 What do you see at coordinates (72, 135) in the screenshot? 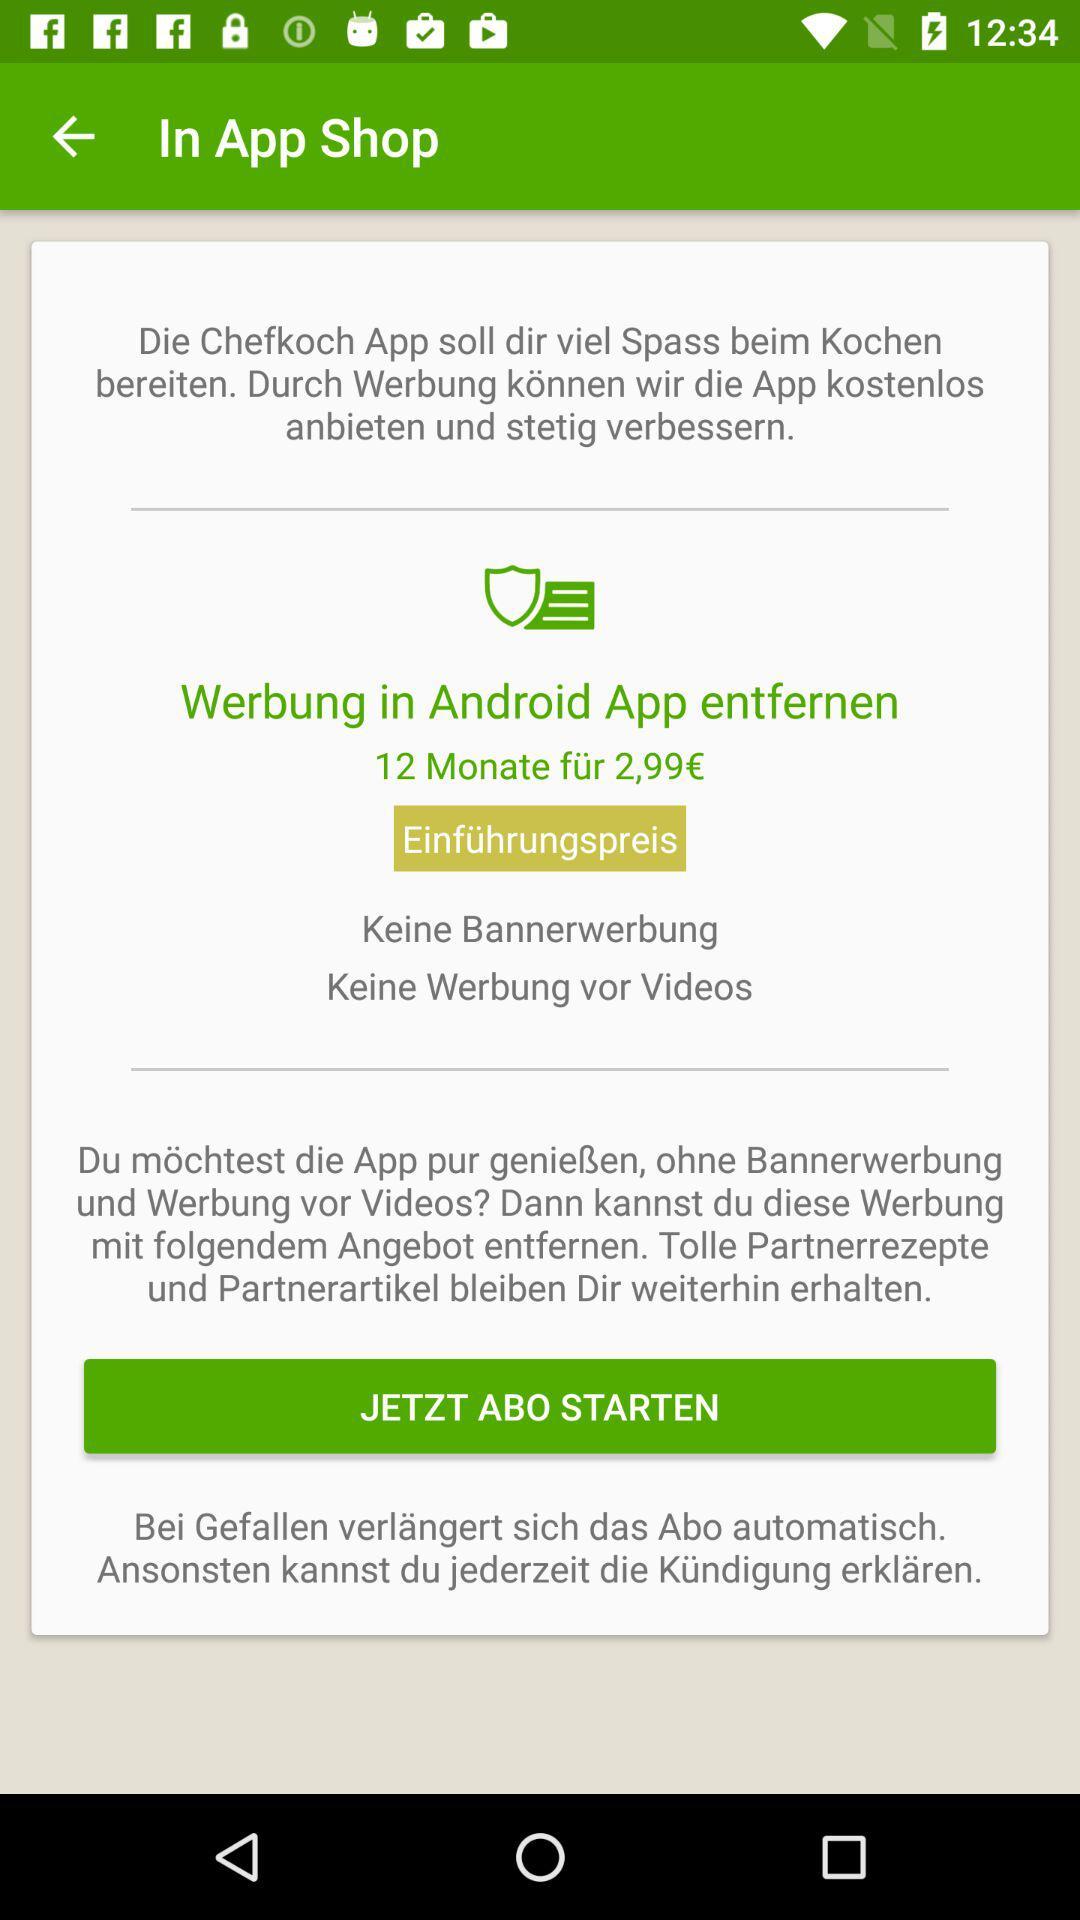
I see `the icon to the left of the in app shop item` at bounding box center [72, 135].